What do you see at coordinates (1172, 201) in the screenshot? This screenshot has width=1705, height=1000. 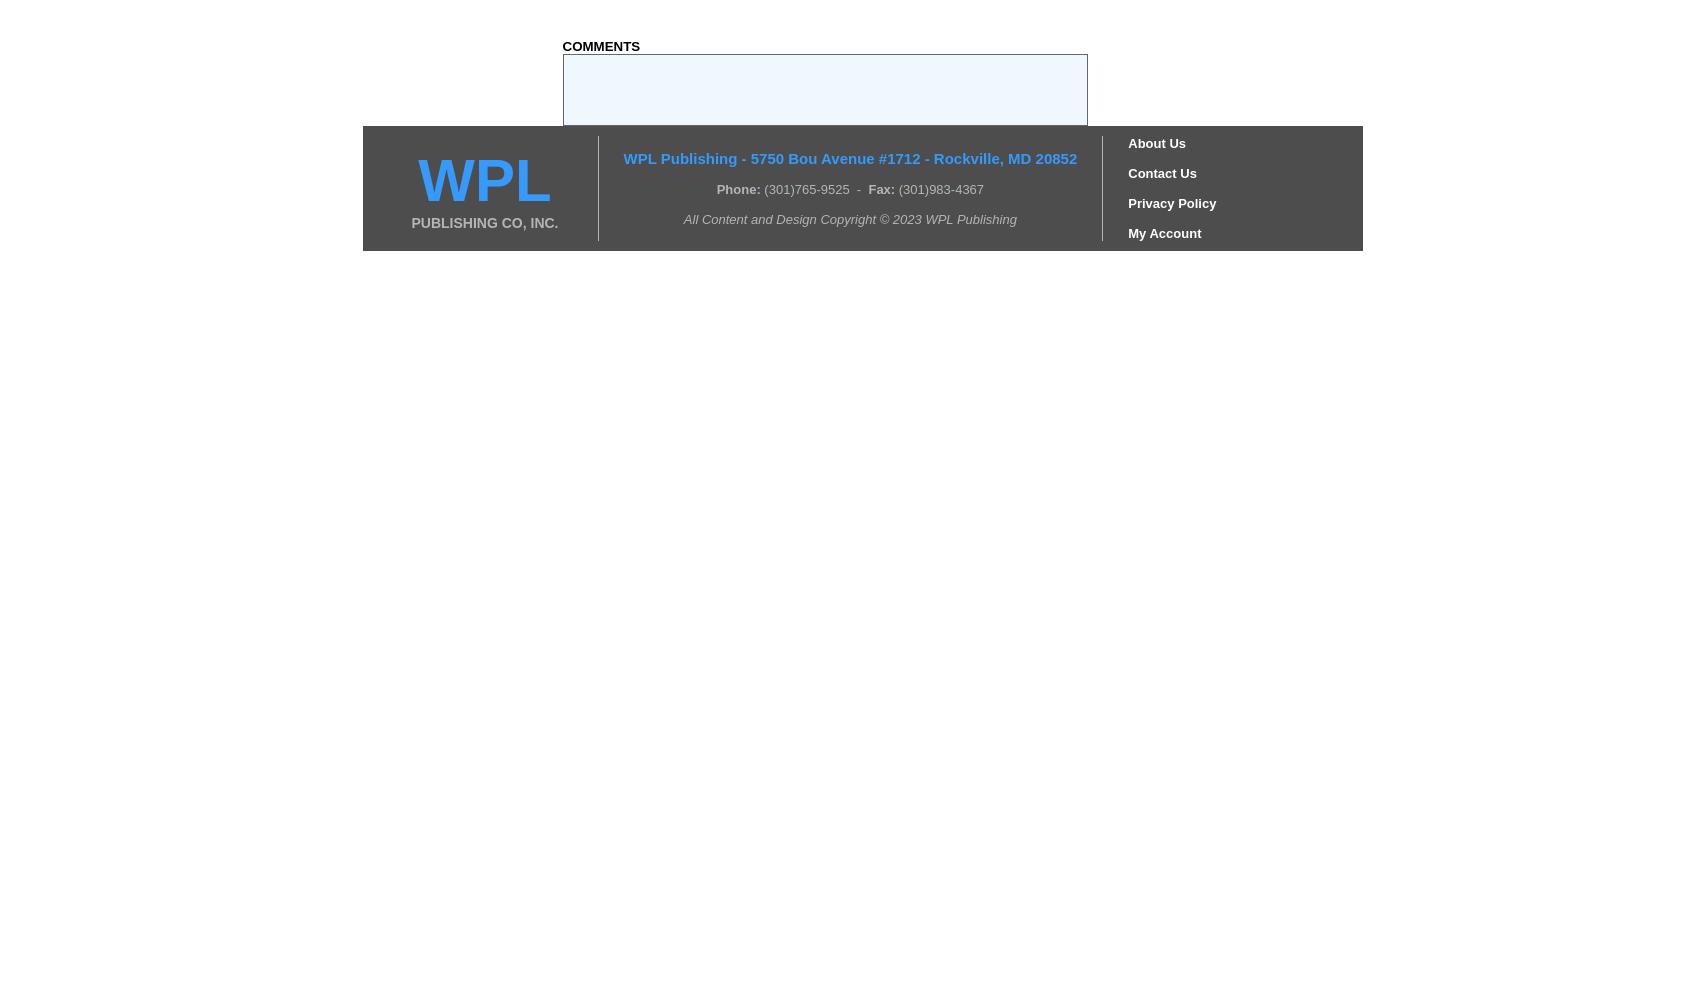 I see `'Privacy Policy'` at bounding box center [1172, 201].